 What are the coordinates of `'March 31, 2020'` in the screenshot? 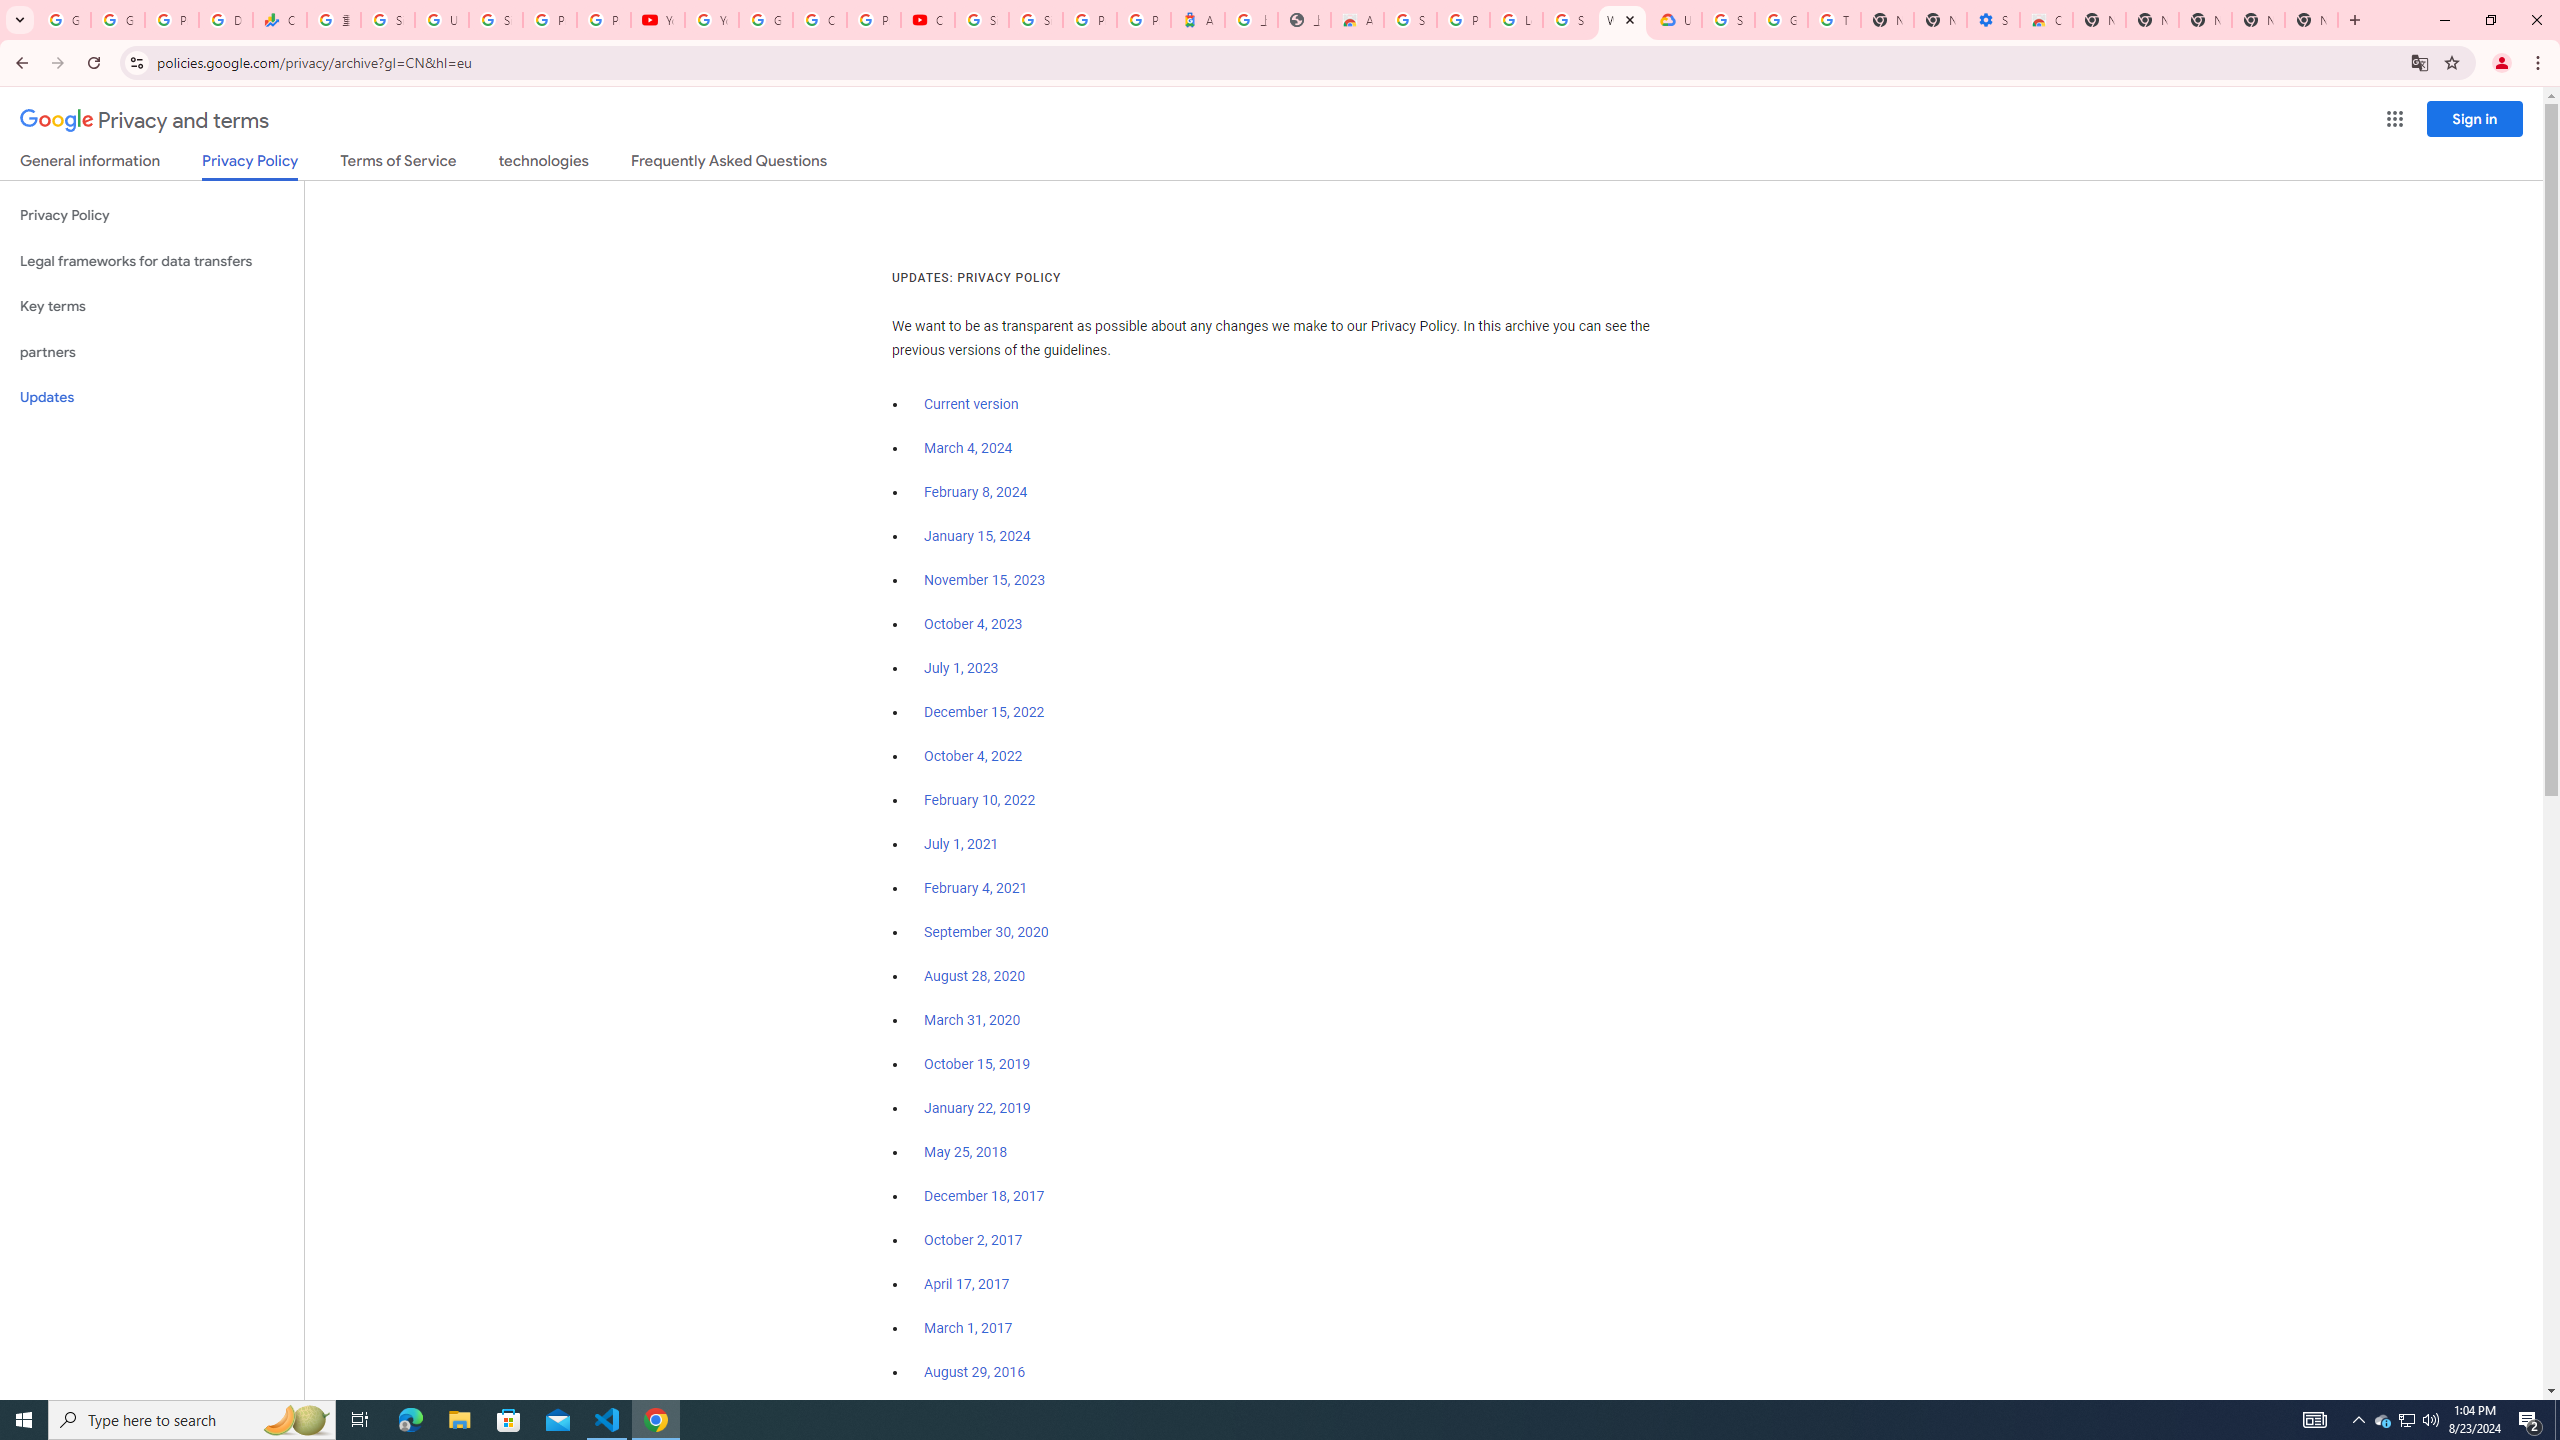 It's located at (971, 1019).